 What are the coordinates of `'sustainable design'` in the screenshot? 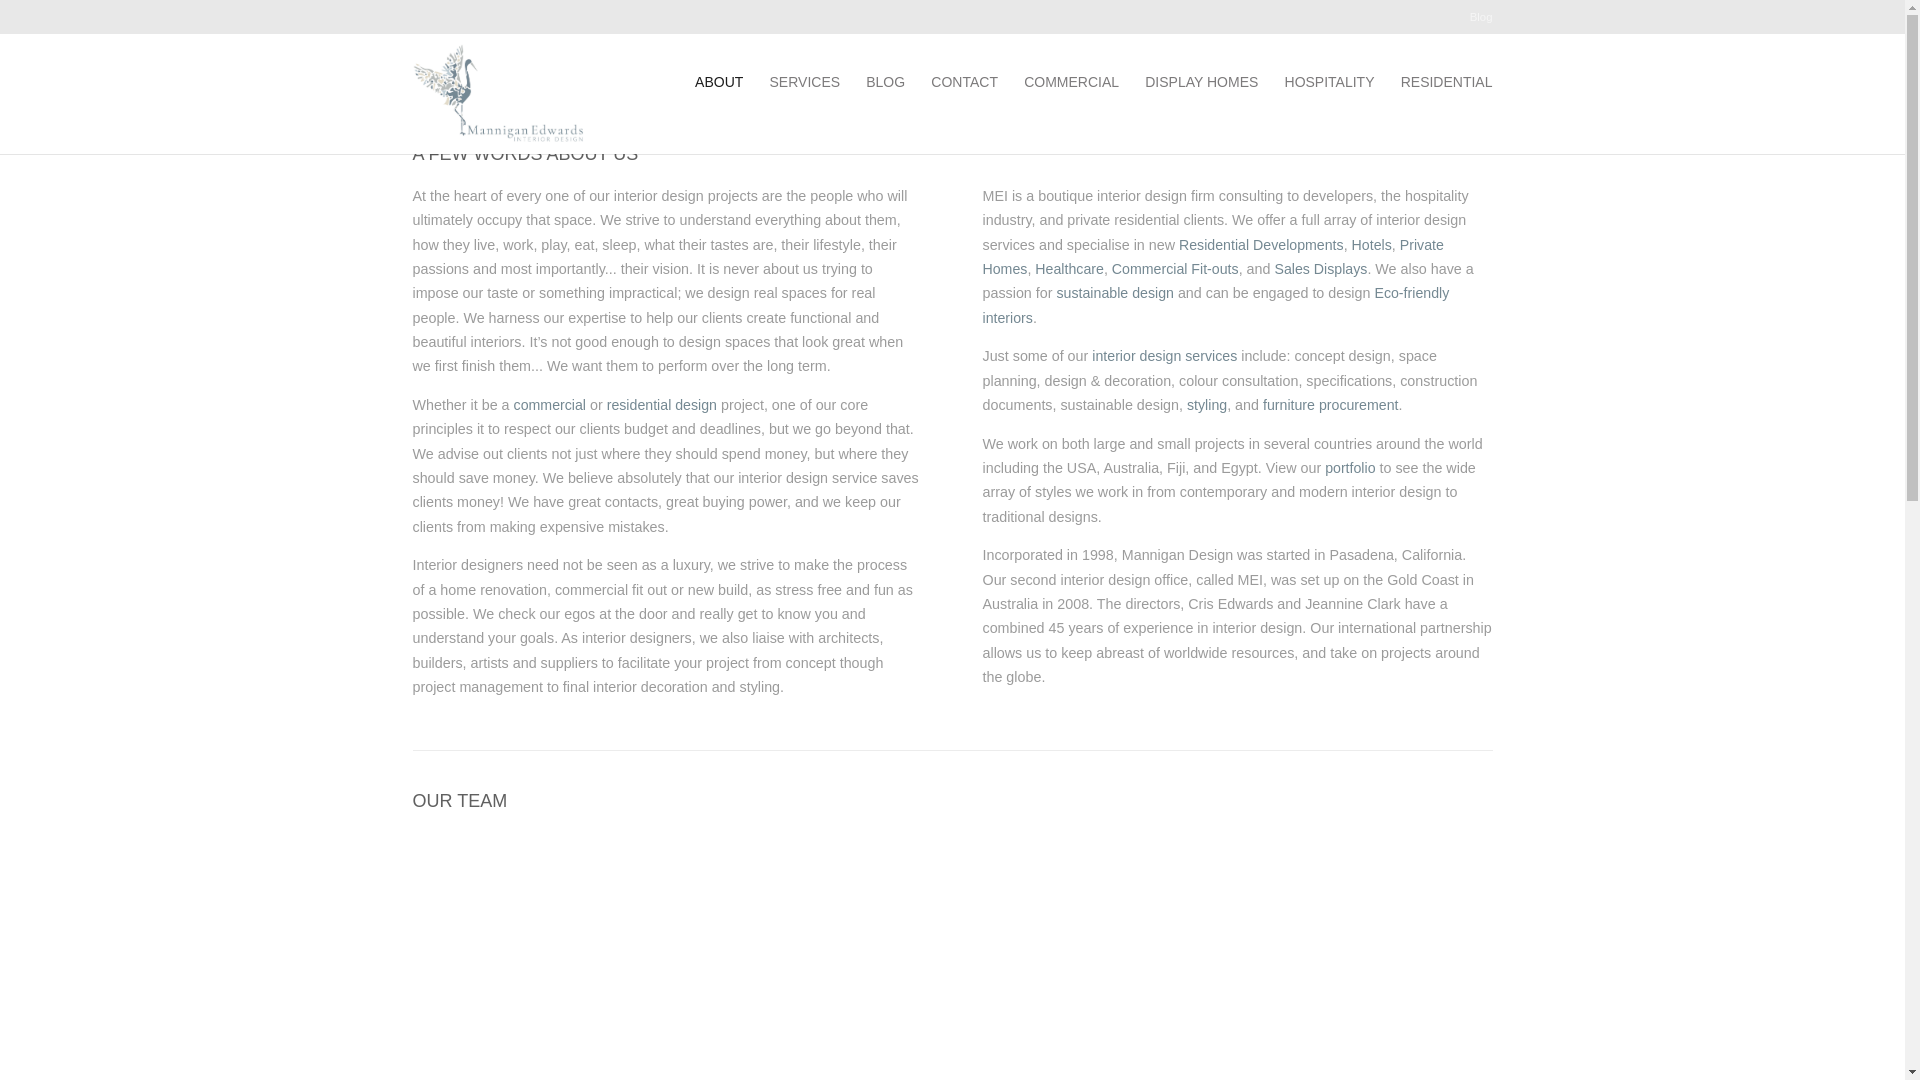 It's located at (1055, 293).